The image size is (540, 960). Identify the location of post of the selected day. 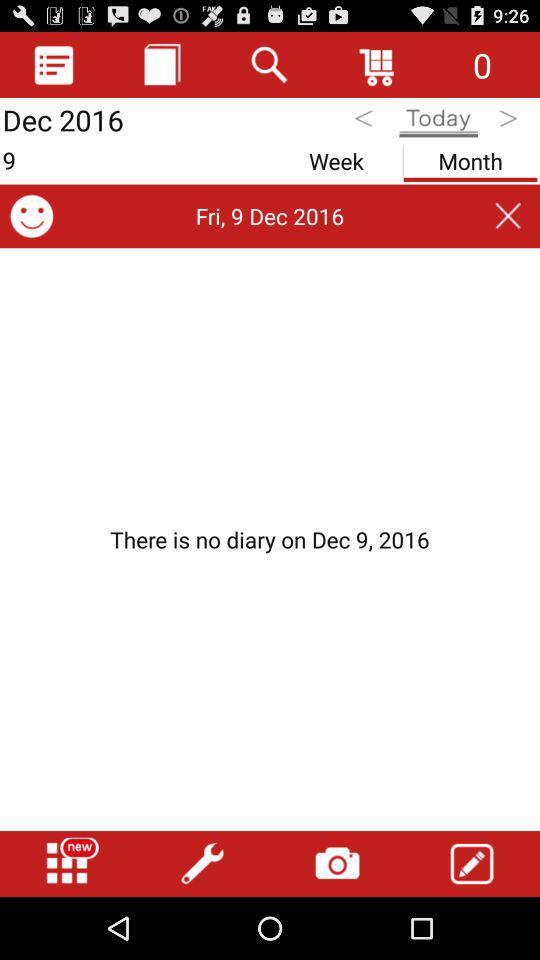
(270, 538).